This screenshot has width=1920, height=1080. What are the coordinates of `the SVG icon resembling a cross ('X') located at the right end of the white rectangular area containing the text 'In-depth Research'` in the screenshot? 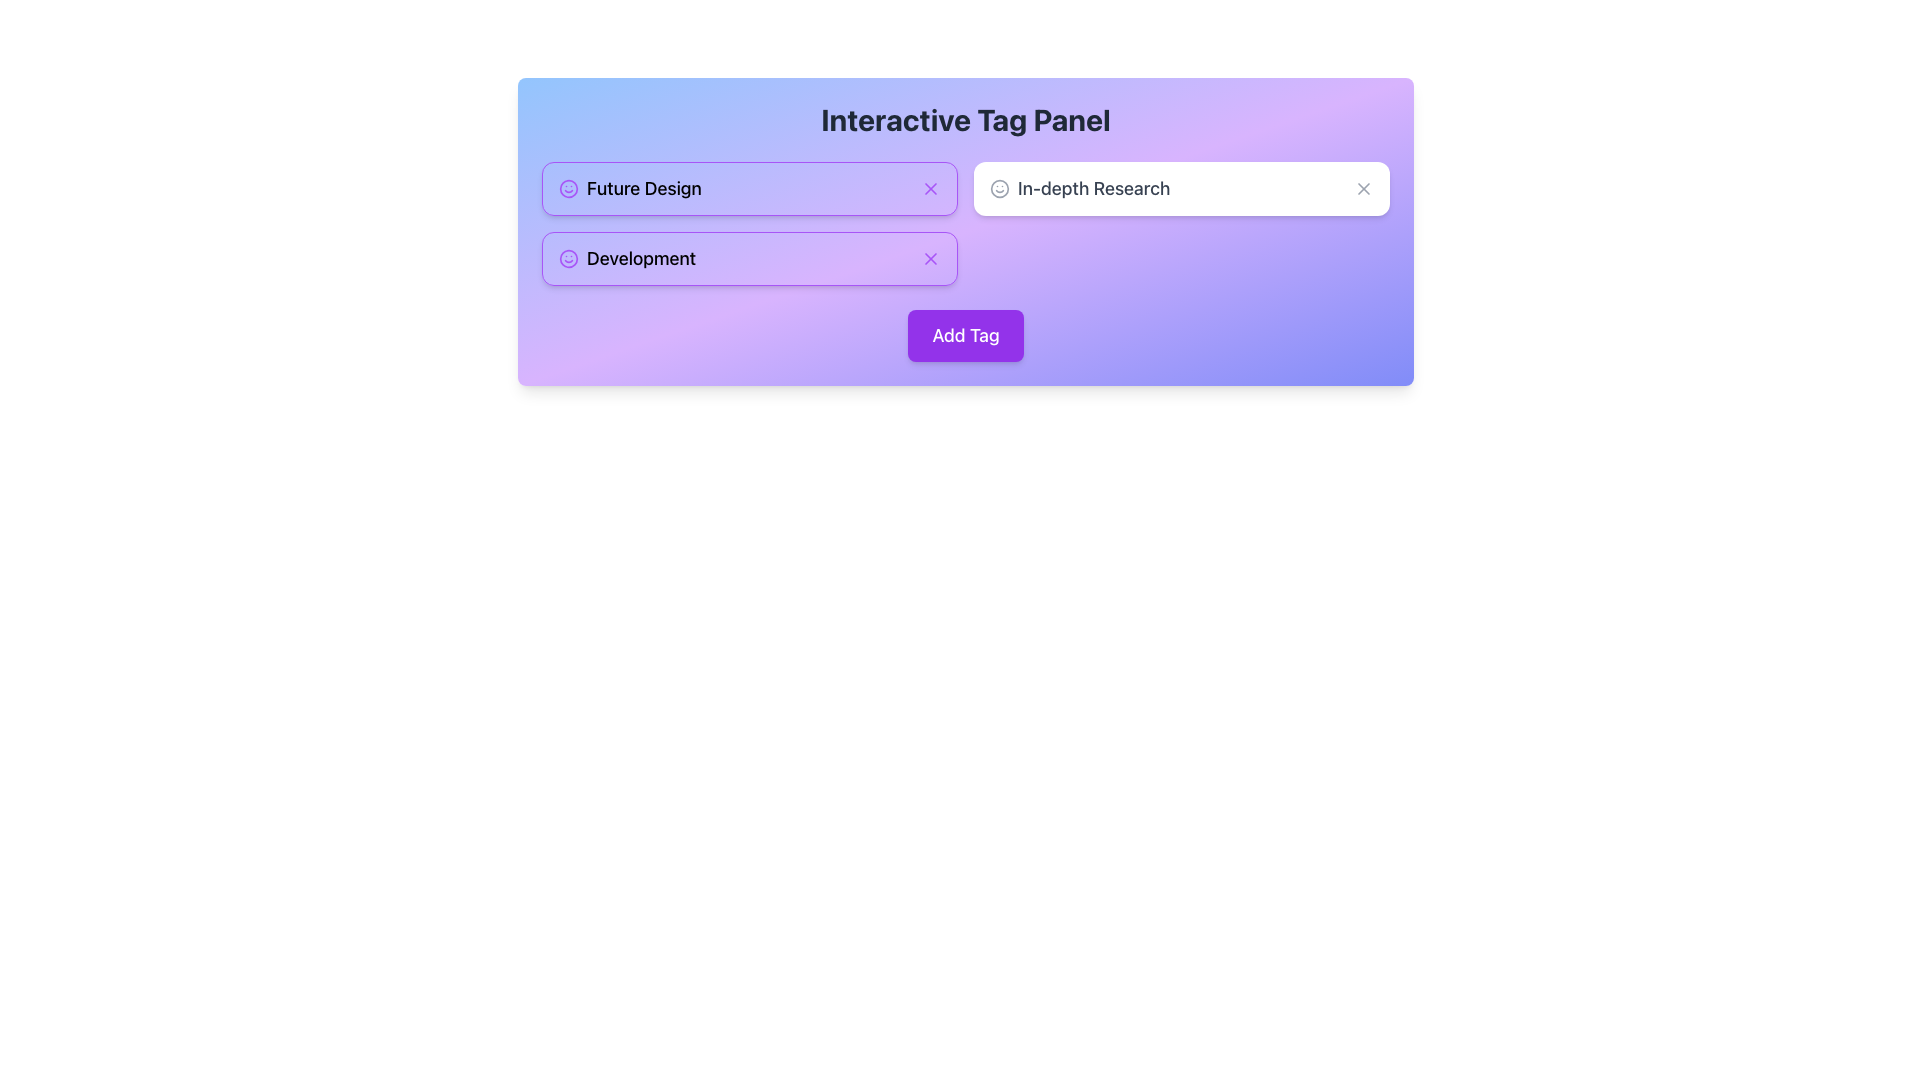 It's located at (1362, 189).